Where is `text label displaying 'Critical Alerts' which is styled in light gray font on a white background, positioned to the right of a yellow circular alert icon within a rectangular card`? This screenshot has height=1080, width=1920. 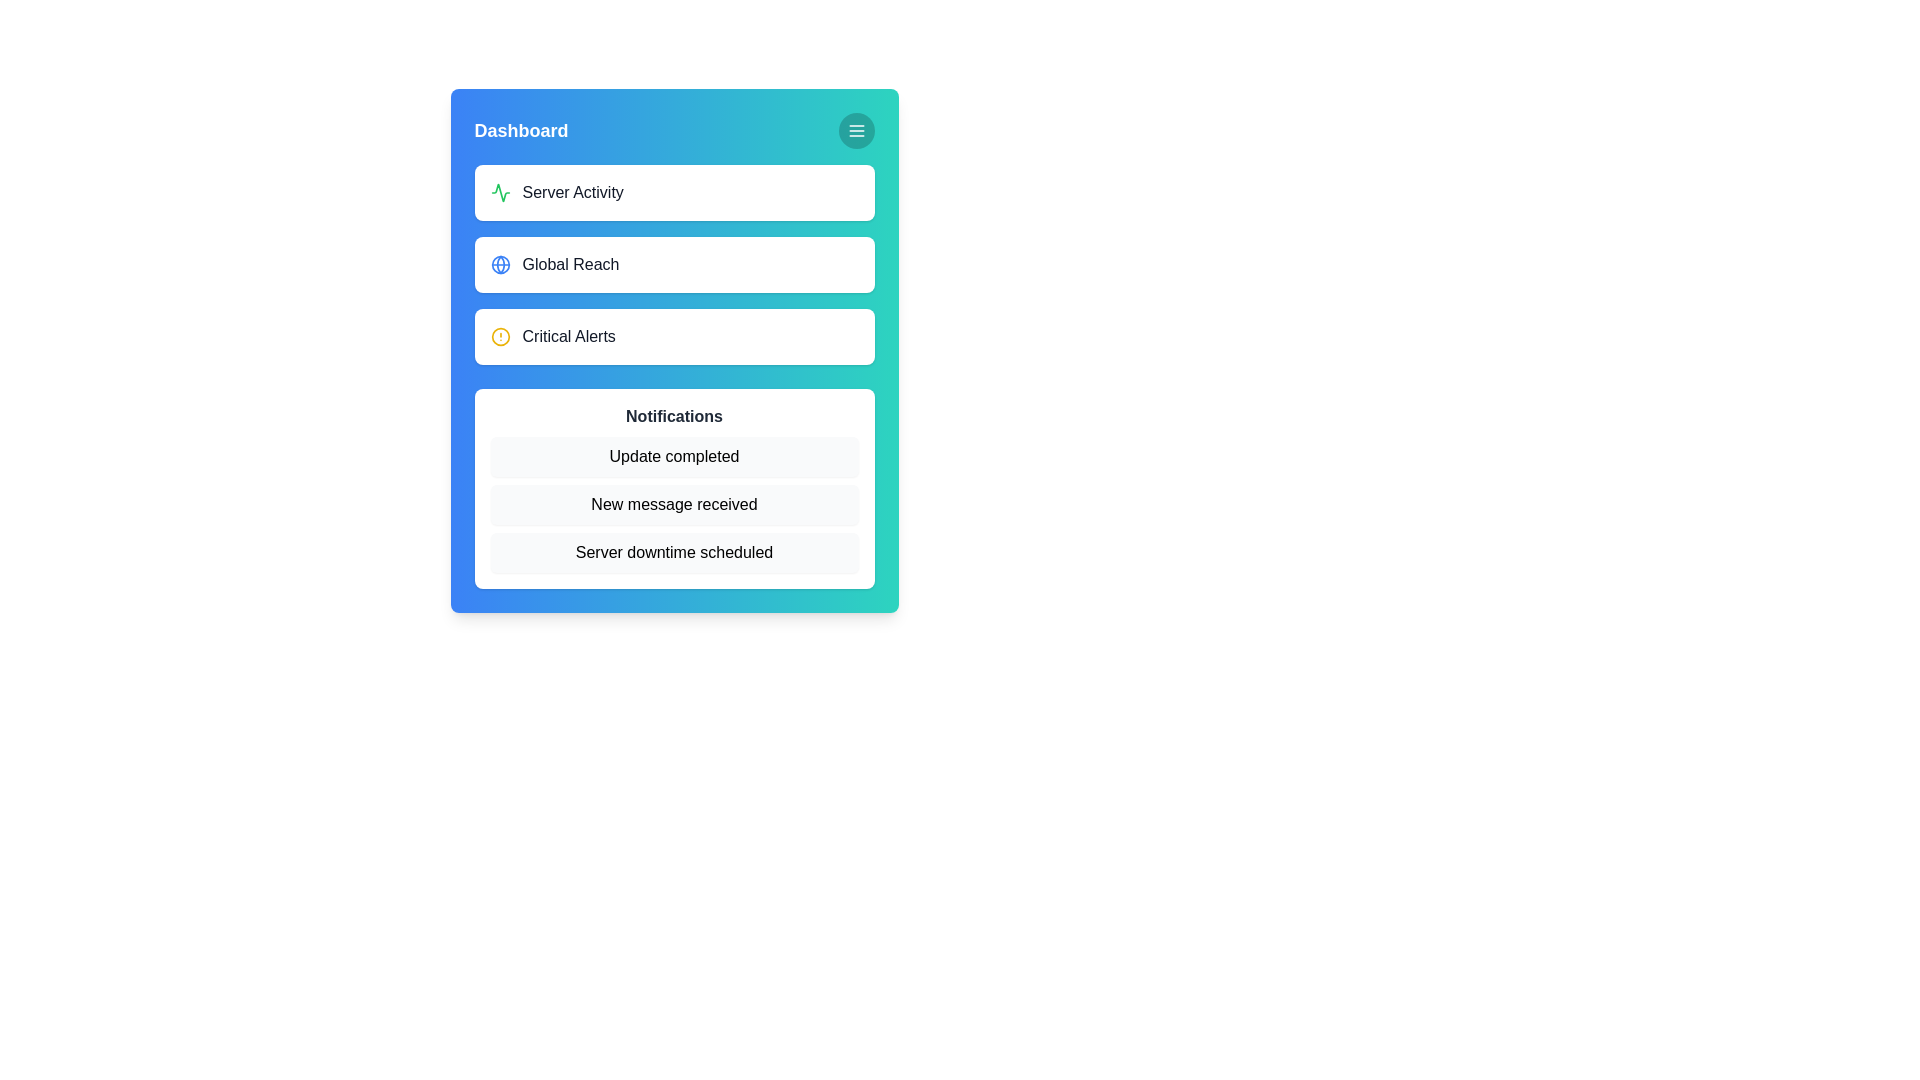 text label displaying 'Critical Alerts' which is styled in light gray font on a white background, positioned to the right of a yellow circular alert icon within a rectangular card is located at coordinates (568, 335).